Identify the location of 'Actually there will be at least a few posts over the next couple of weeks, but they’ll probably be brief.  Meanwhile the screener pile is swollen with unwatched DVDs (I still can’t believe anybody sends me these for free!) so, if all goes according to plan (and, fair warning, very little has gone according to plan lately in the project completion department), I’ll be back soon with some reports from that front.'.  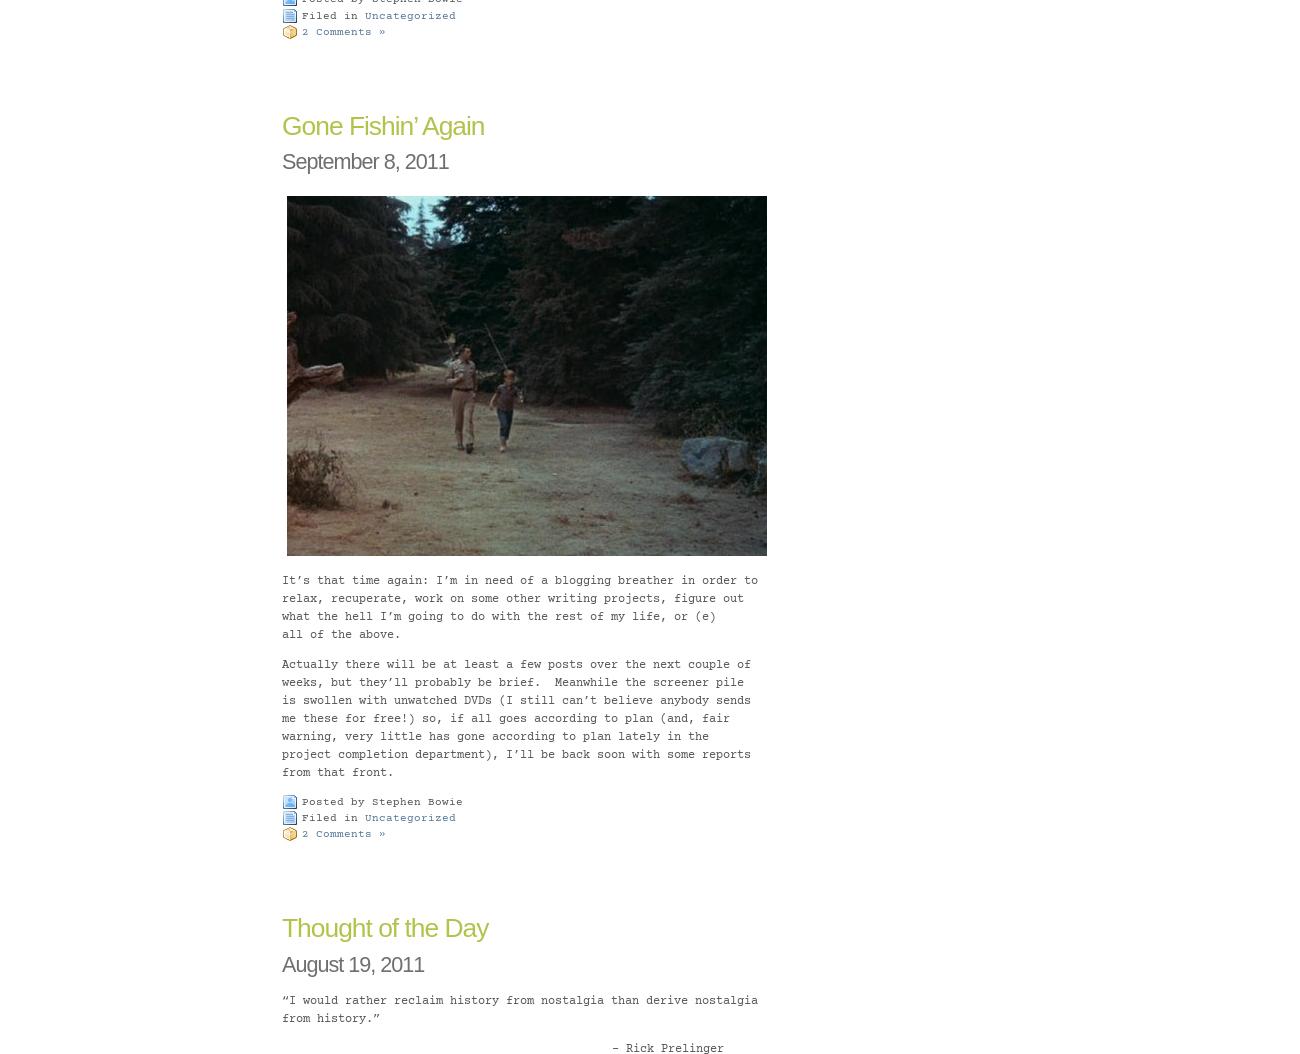
(516, 717).